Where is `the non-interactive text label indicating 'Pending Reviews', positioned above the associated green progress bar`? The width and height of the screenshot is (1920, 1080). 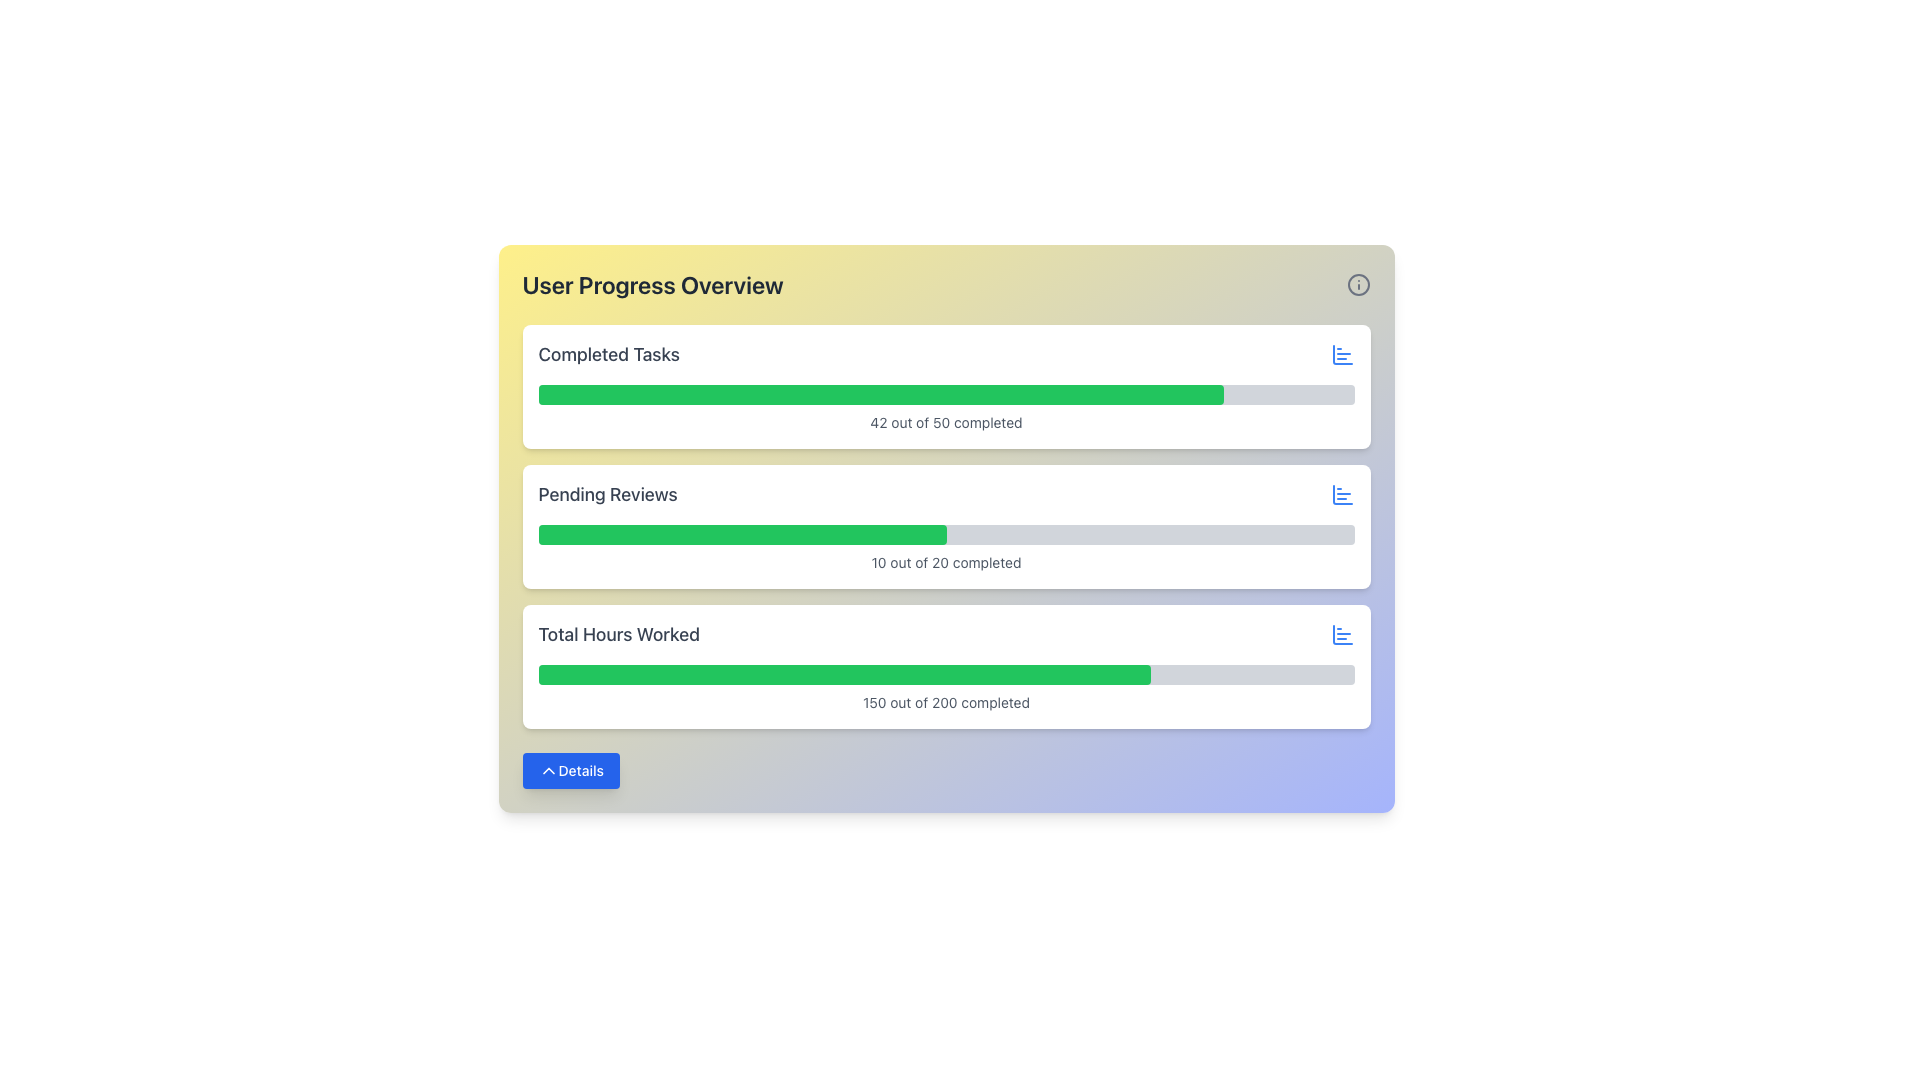 the non-interactive text label indicating 'Pending Reviews', positioned above the associated green progress bar is located at coordinates (607, 494).